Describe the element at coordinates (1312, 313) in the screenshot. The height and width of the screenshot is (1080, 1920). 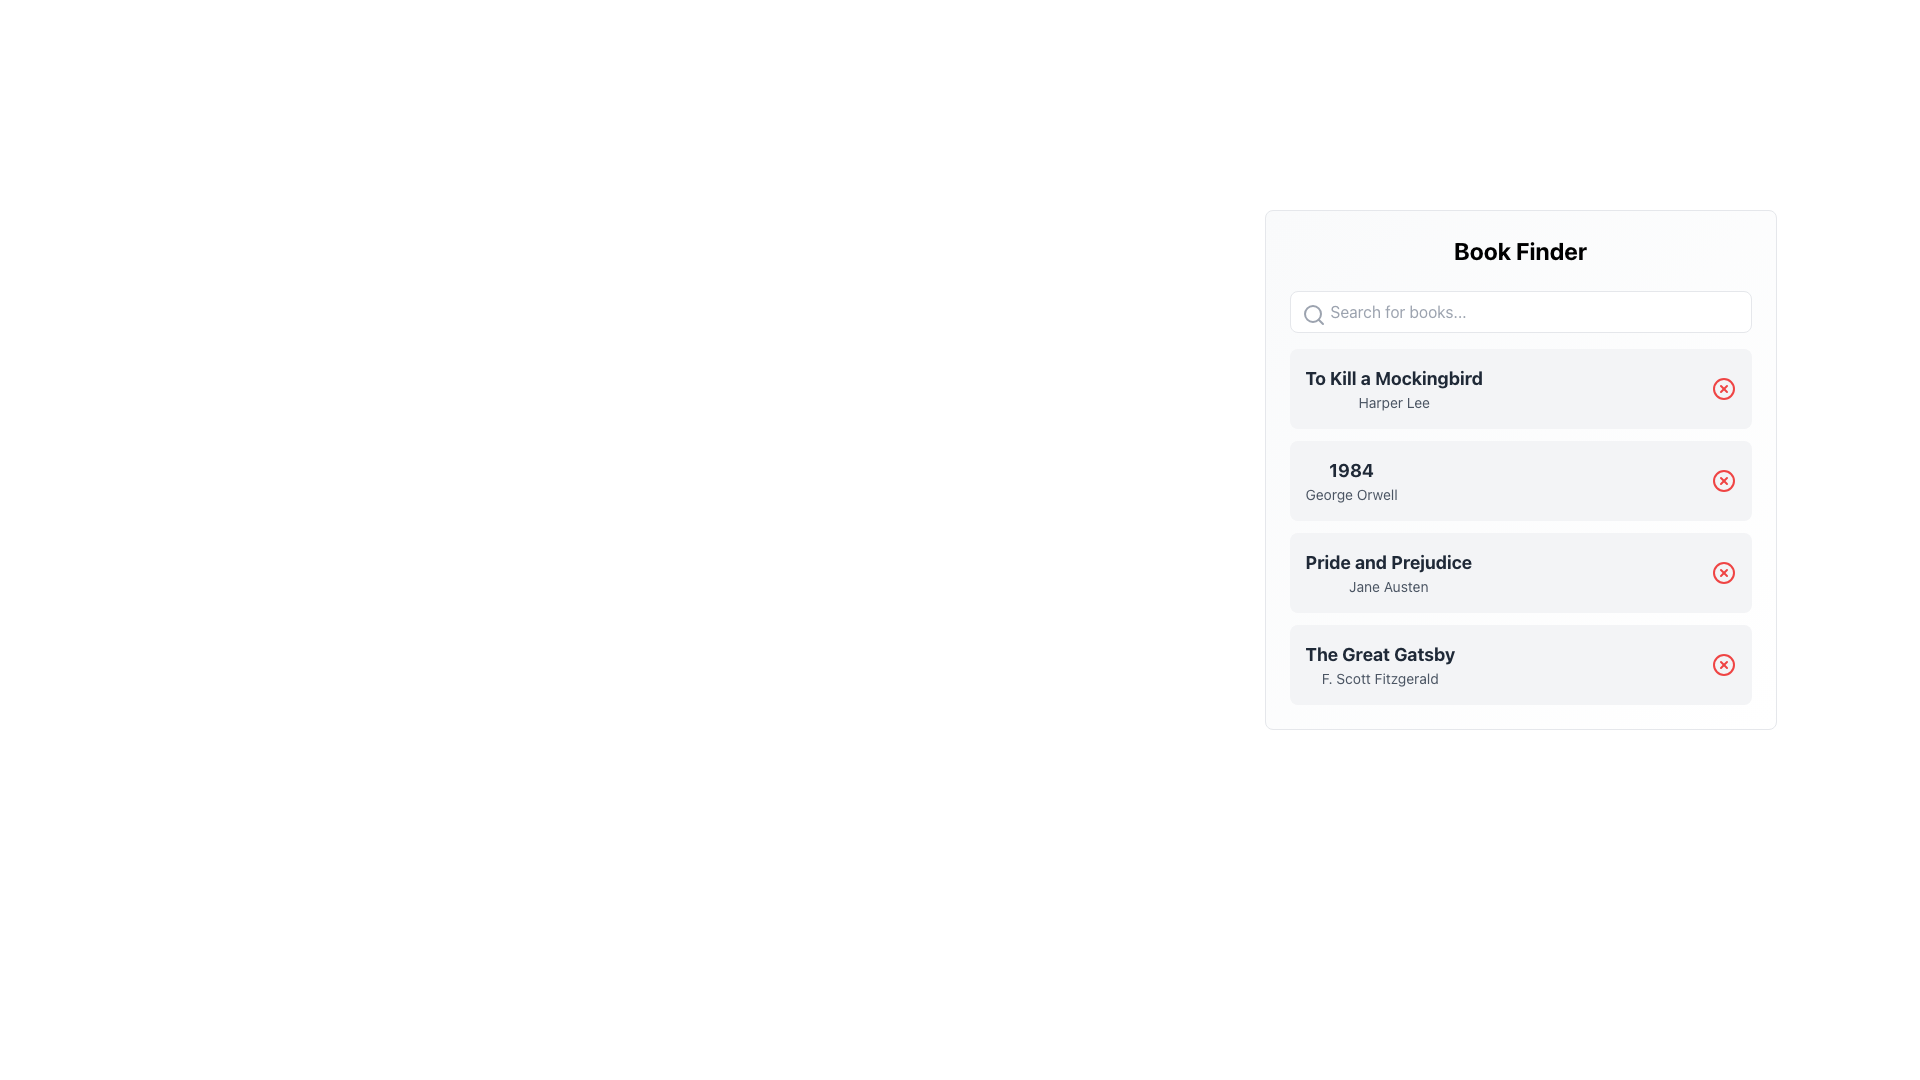
I see `the circular shape that resembles the lens part of the search icon located at the top-left corner of the search bar` at that location.